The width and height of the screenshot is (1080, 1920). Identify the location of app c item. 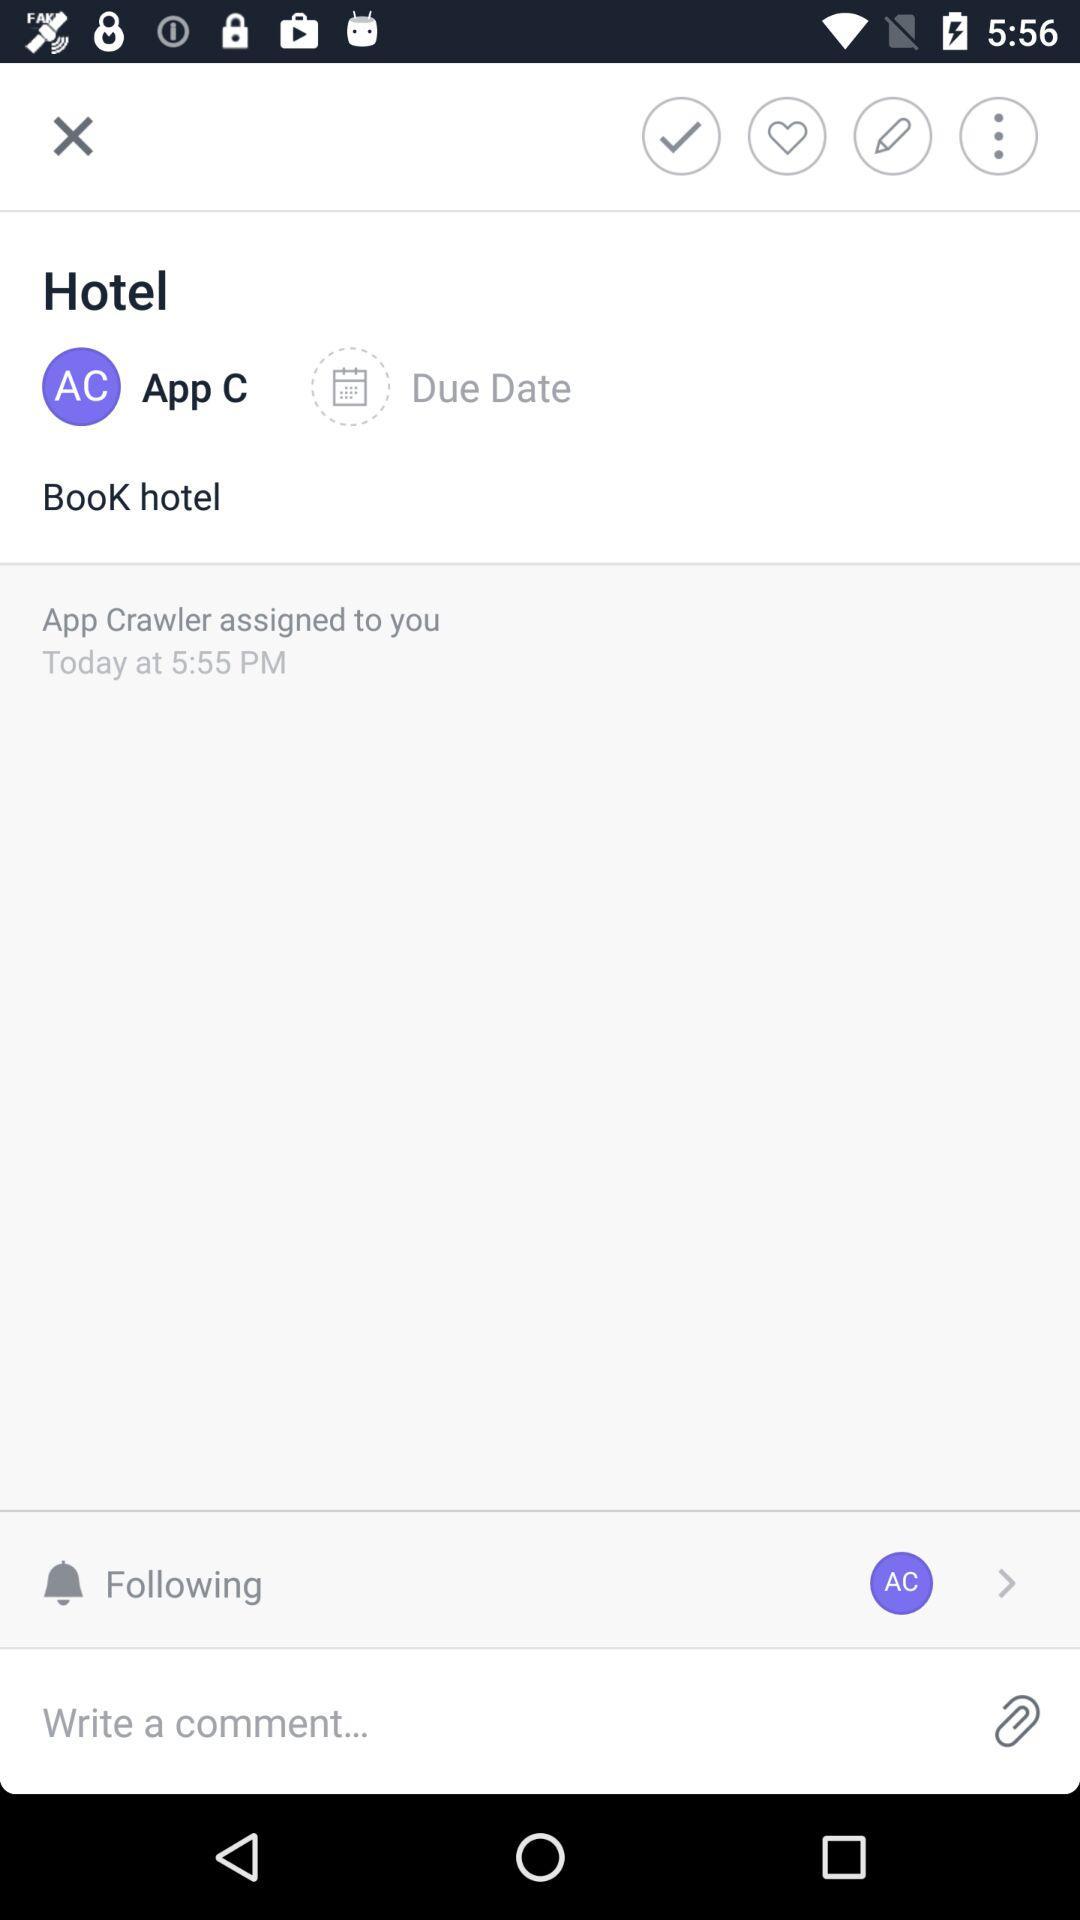
(195, 387).